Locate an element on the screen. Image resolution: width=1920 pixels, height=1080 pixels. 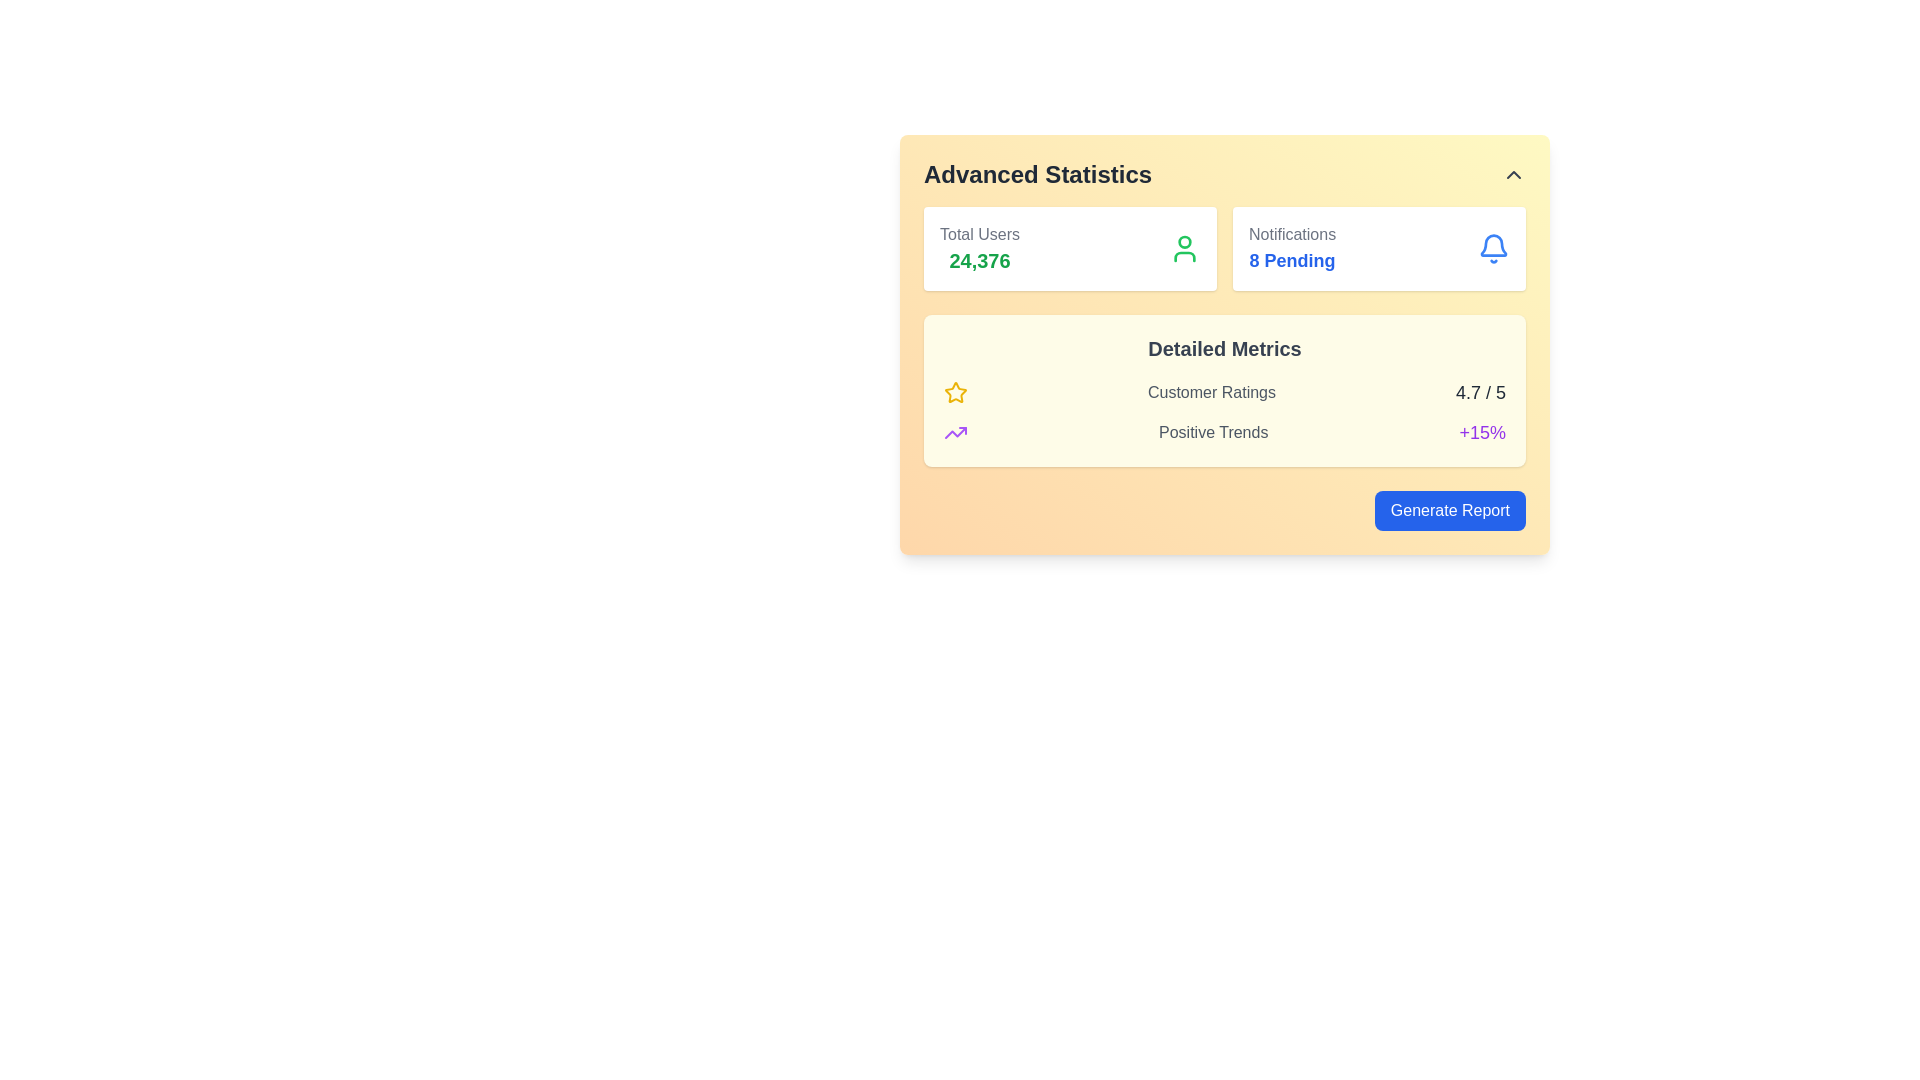
the Informational display panel that provides statistical insights about users and pending notifications, located within the 'Advanced Statistics' section is located at coordinates (1223, 248).